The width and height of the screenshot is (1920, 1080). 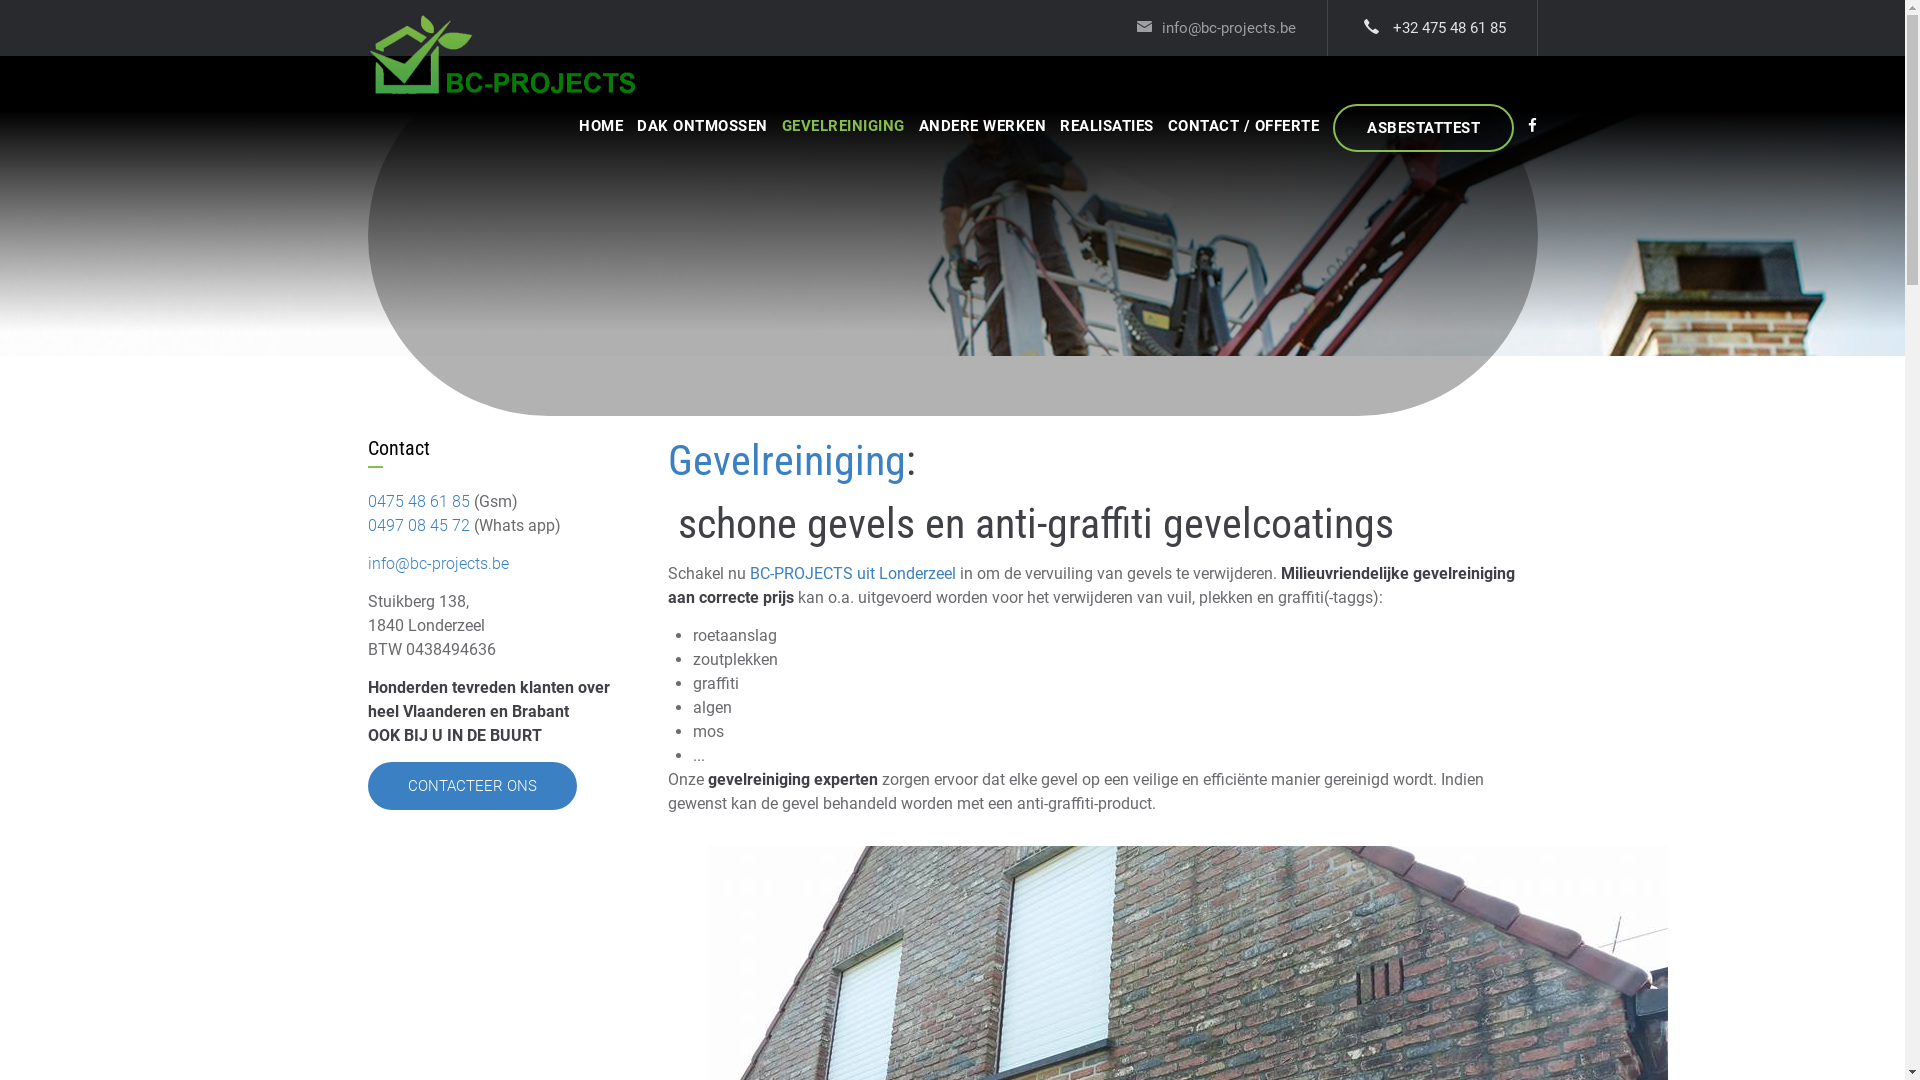 I want to click on 'info@bc-projects.be', so click(x=437, y=563).